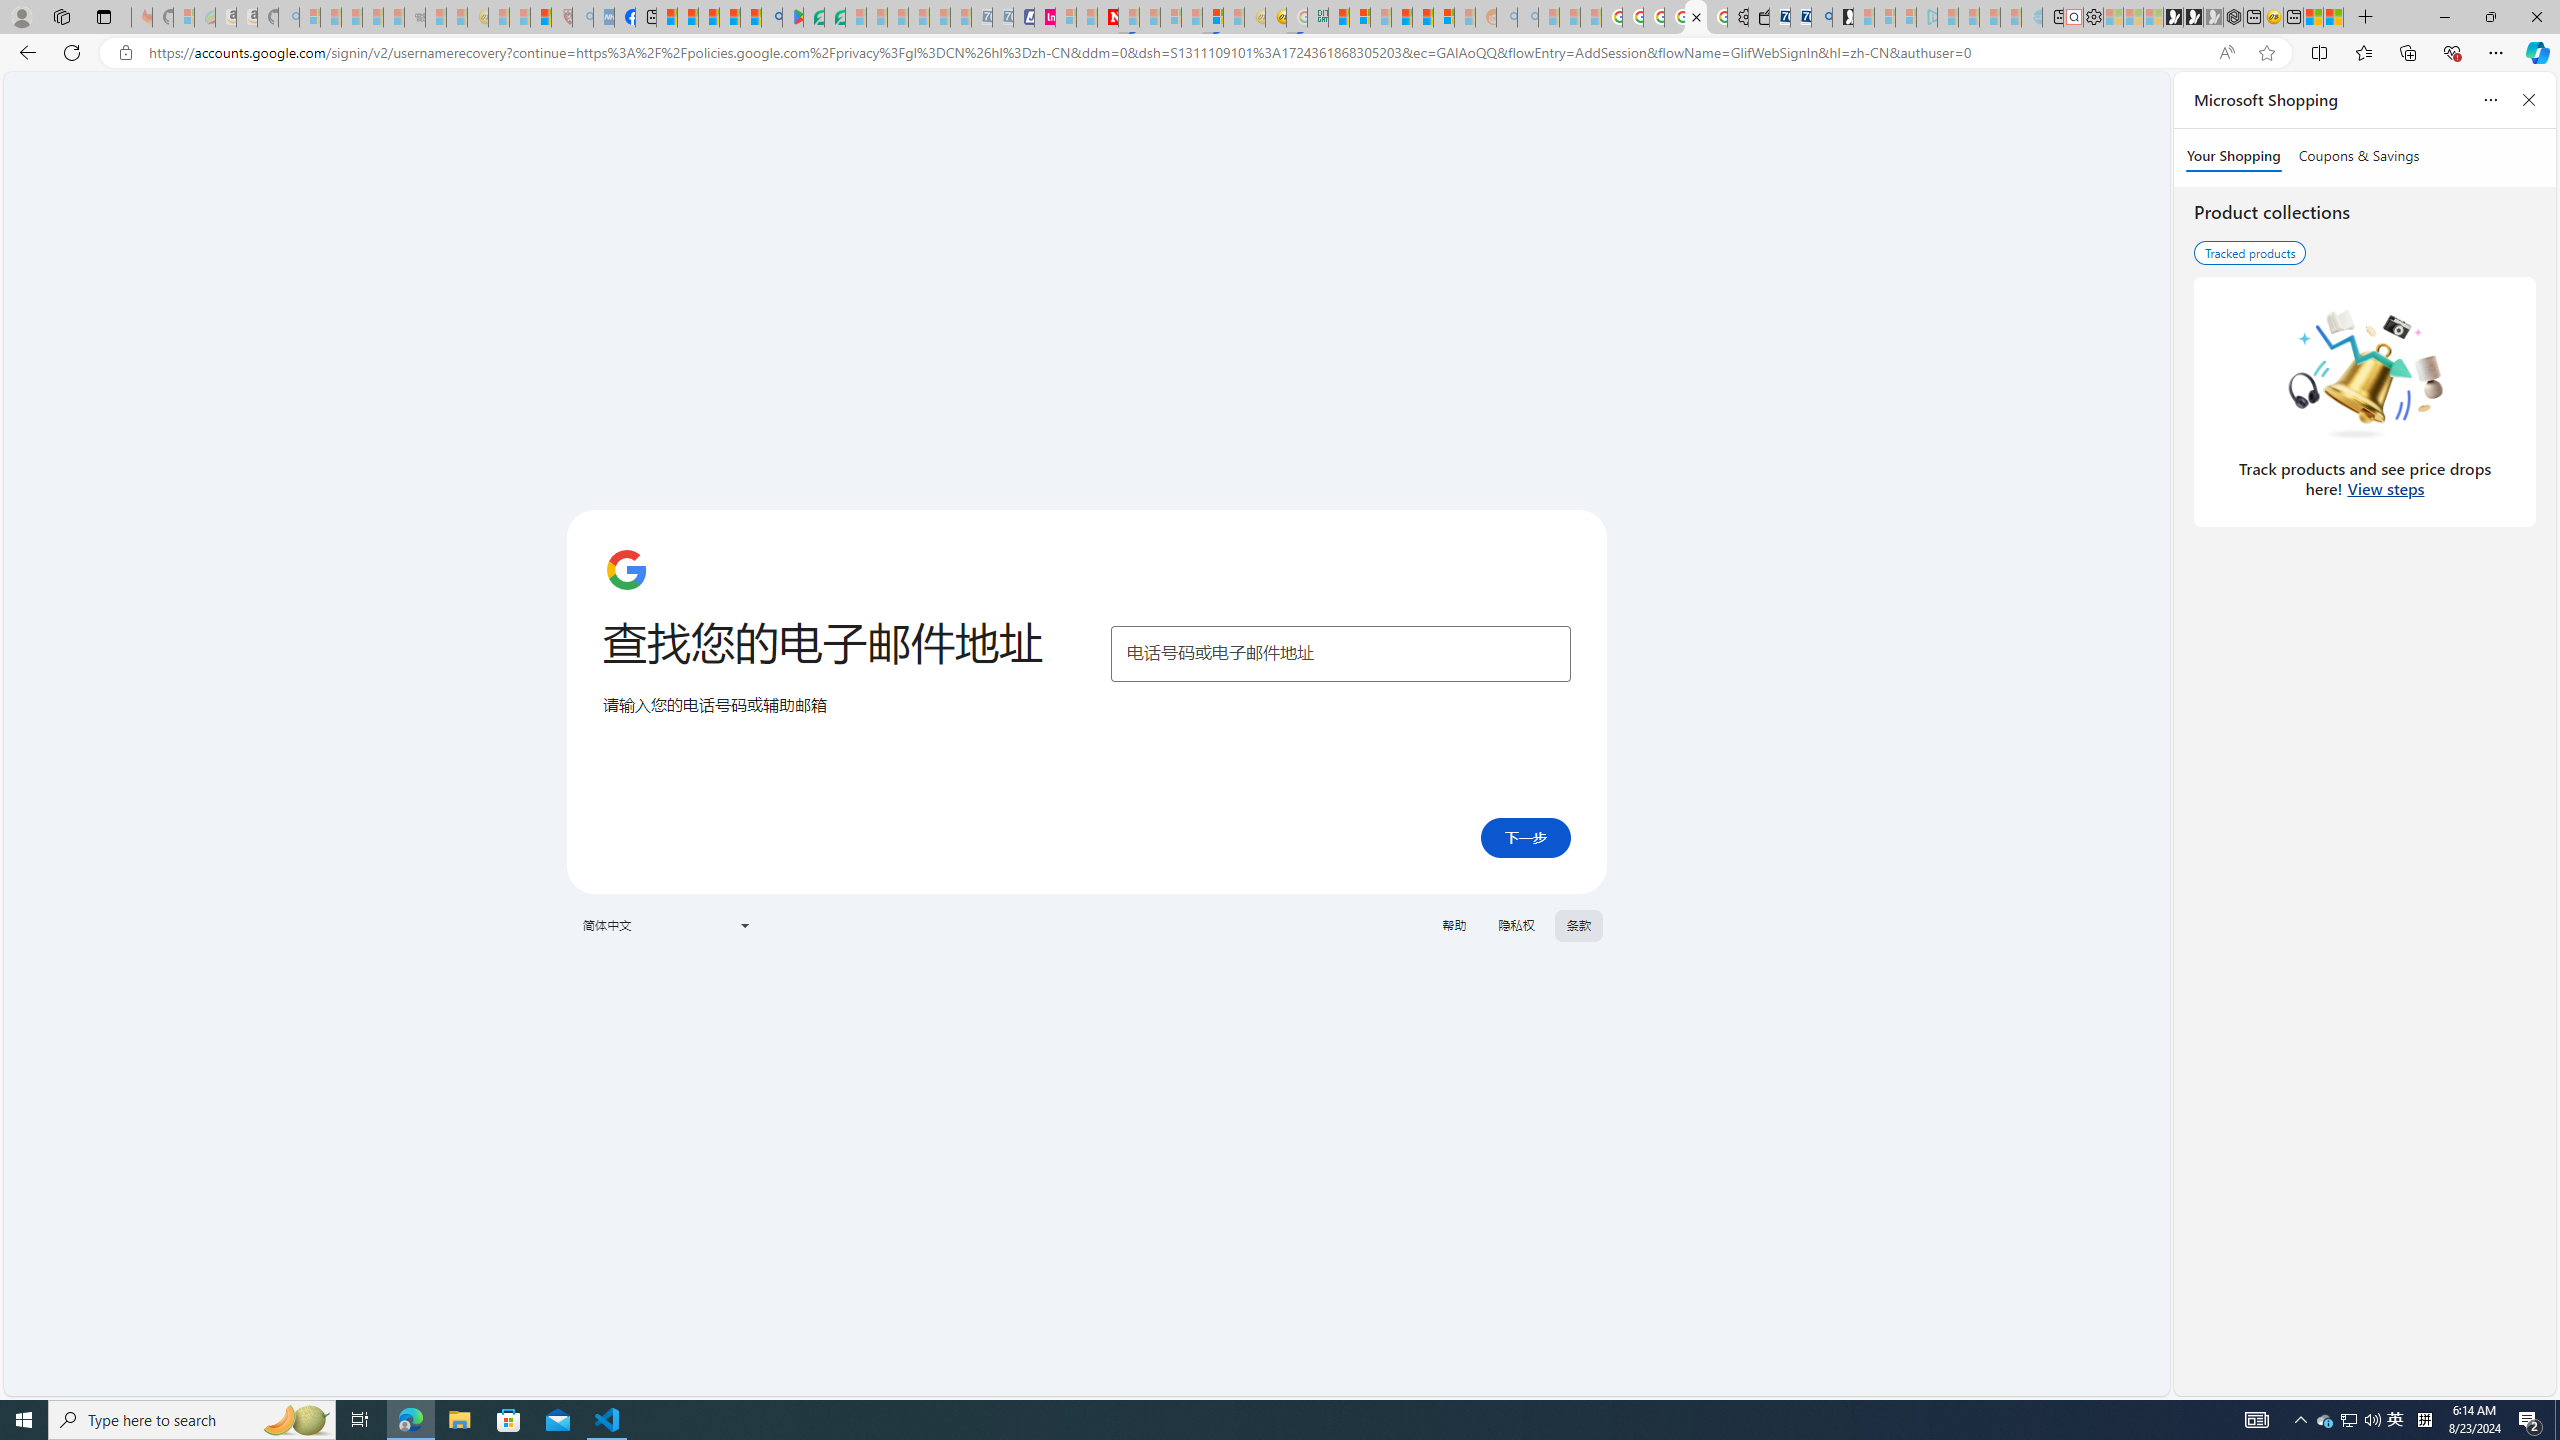 The height and width of the screenshot is (1440, 2560). Describe the element at coordinates (351, 16) in the screenshot. I see `'The Weather Channel - MSN - Sleeping'` at that location.